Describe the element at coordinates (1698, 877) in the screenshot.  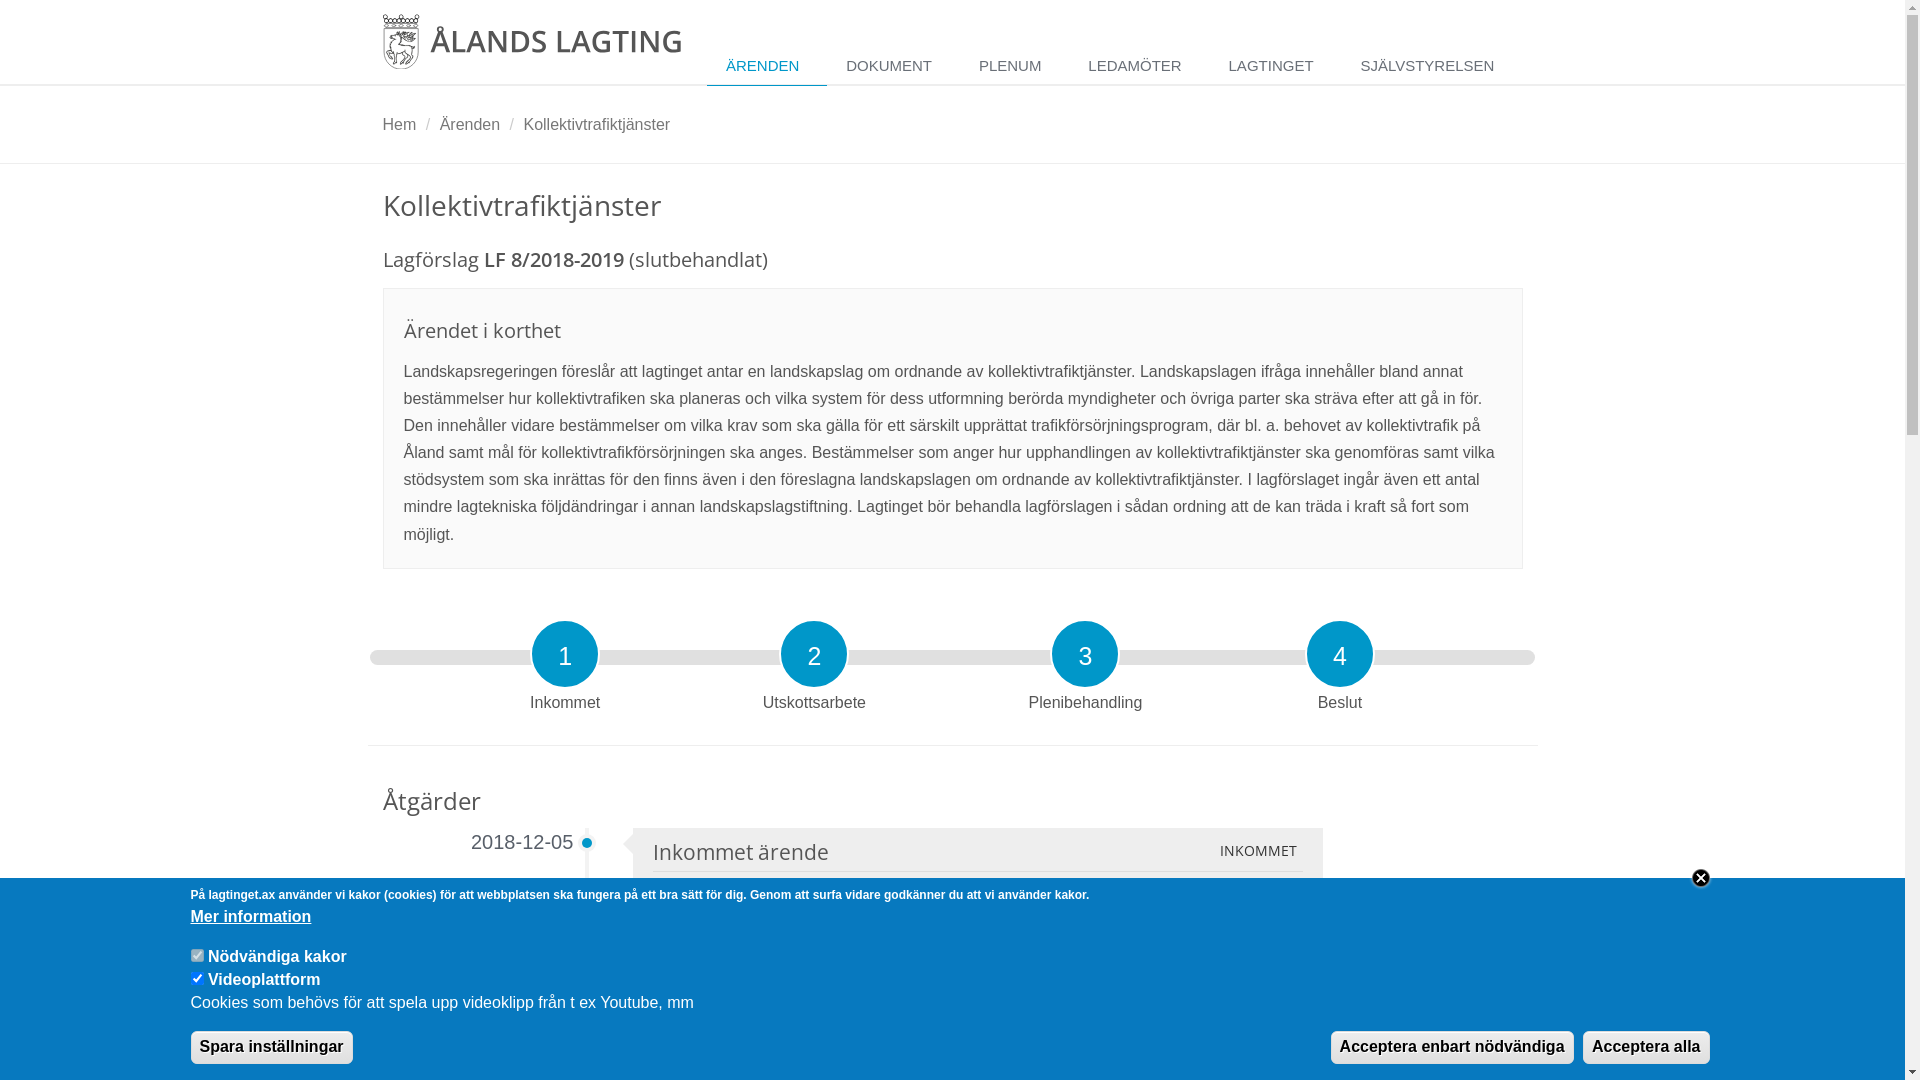
I see `'Close'` at that location.